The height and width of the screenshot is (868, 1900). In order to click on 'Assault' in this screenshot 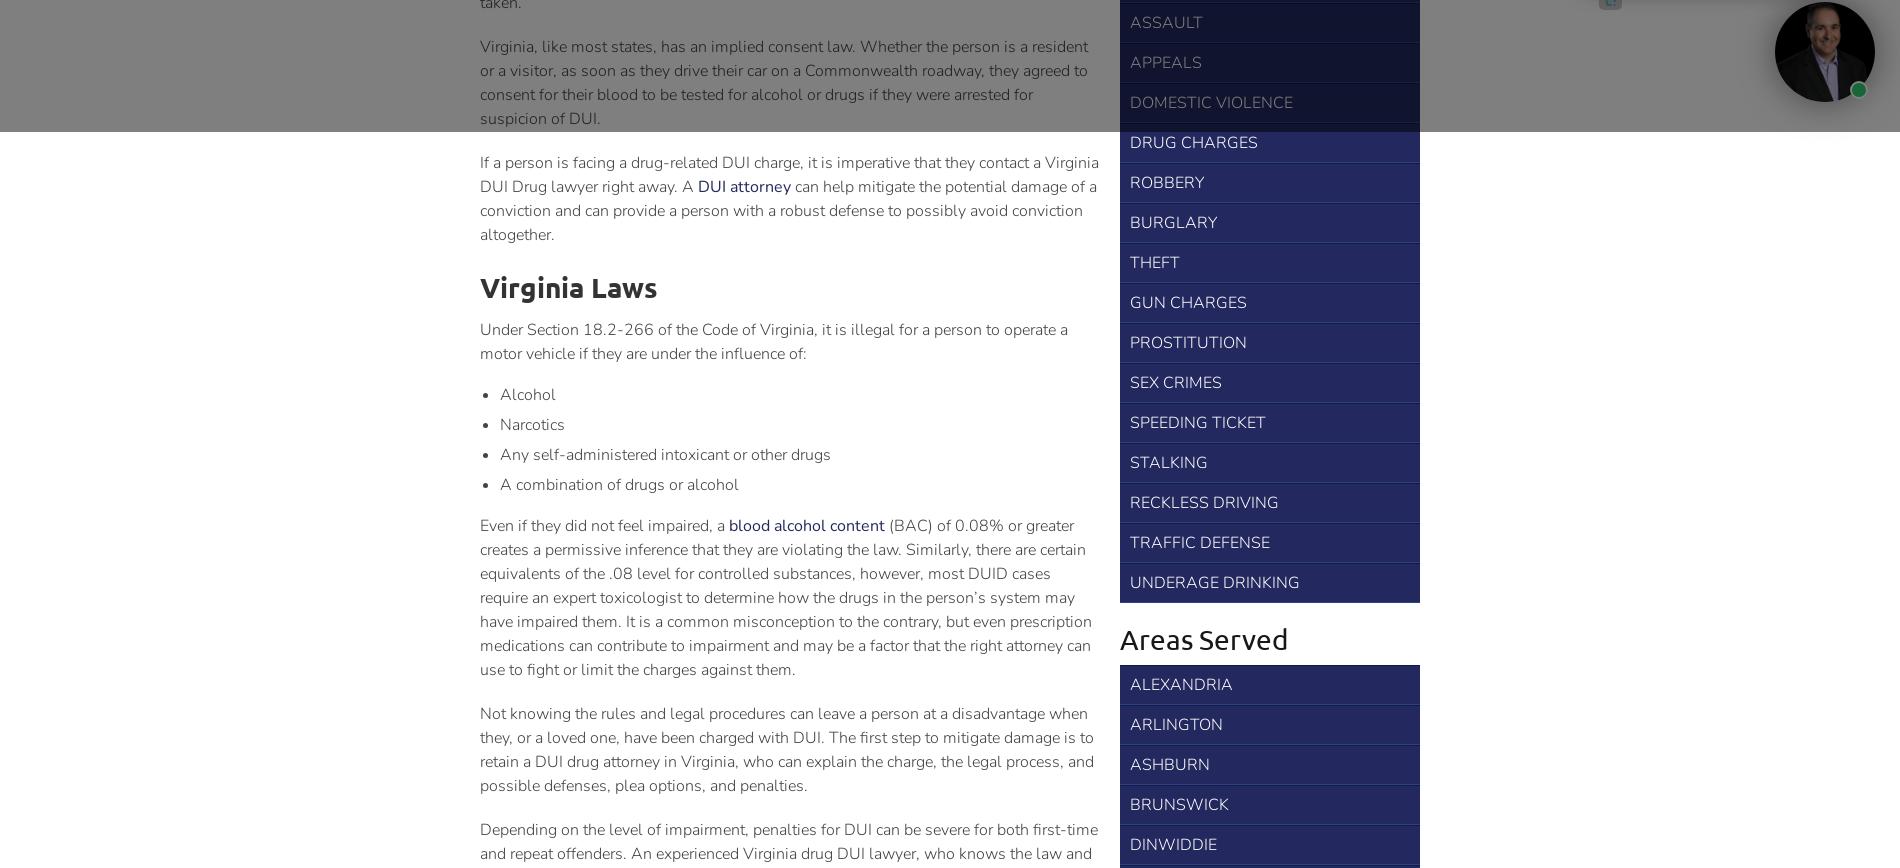, I will do `click(1166, 23)`.